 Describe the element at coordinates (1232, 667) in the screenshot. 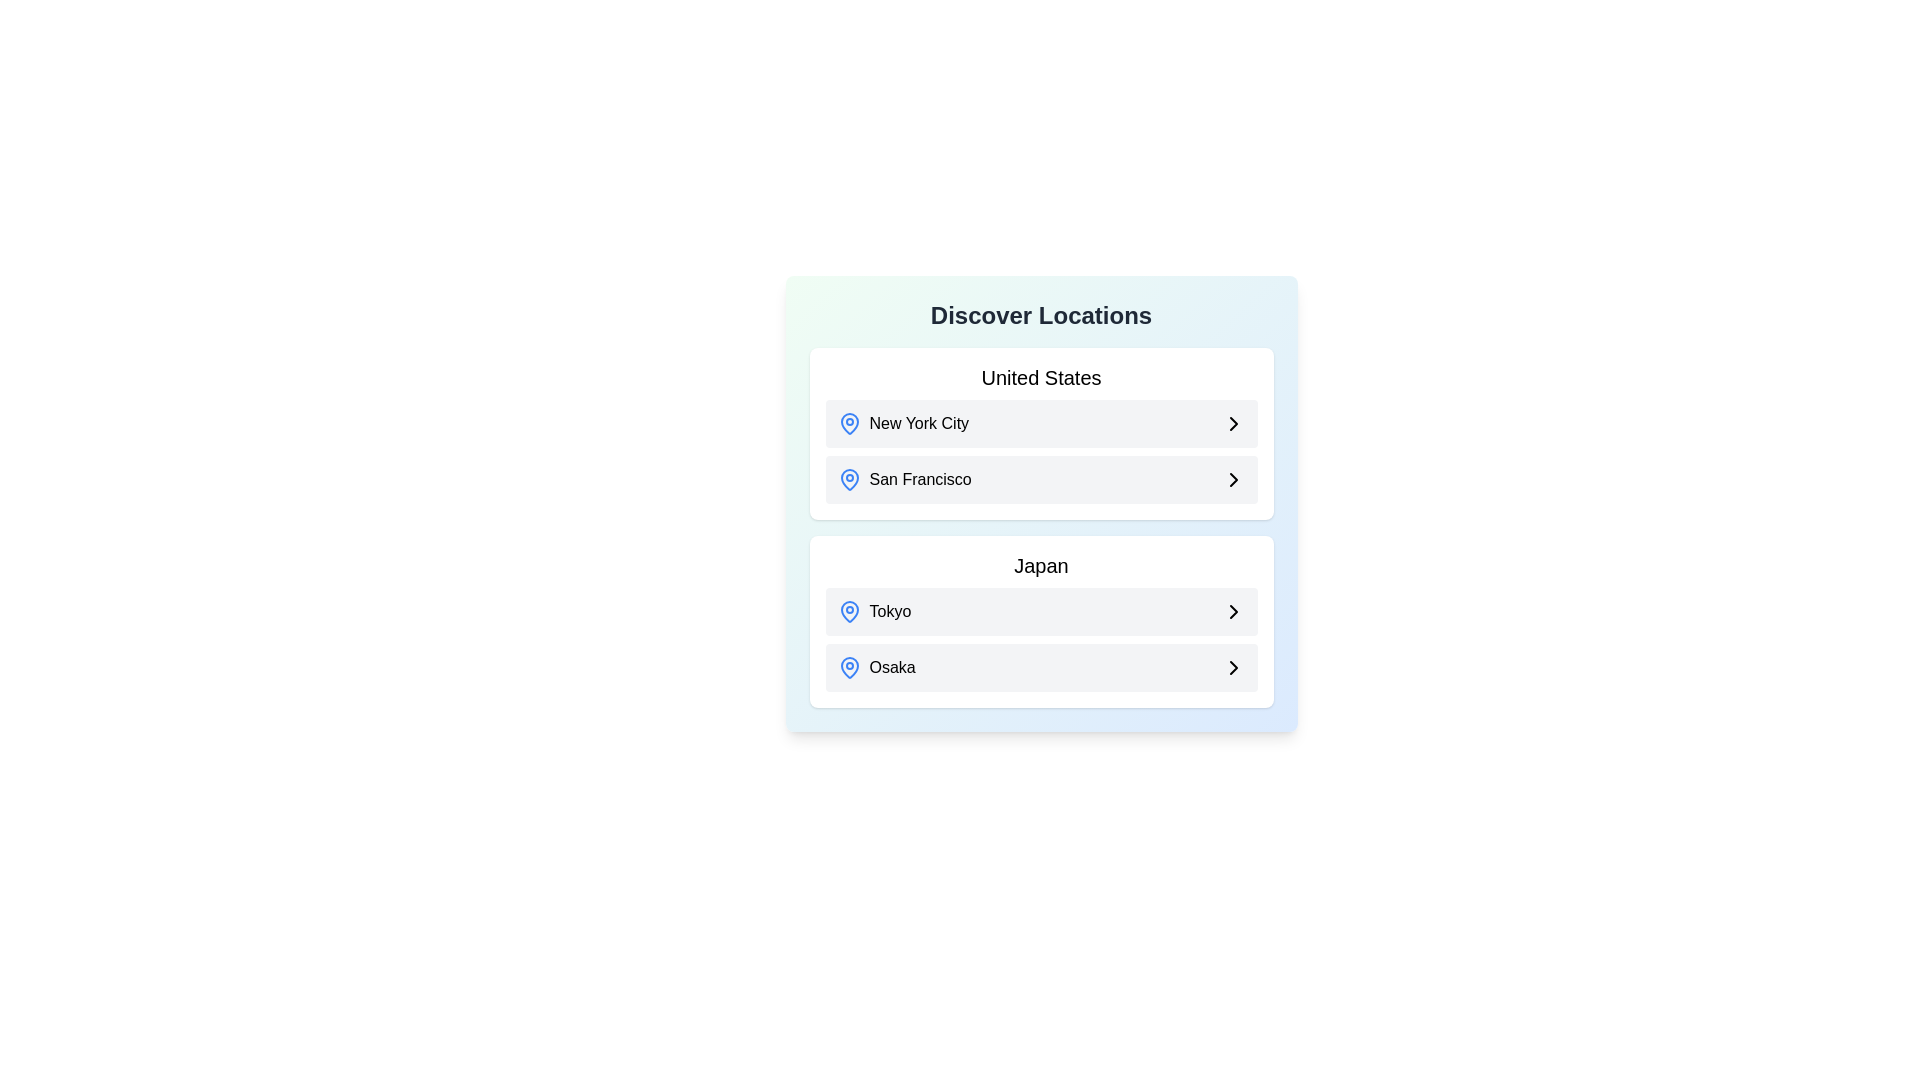

I see `the rightward-pointing Chevron icon associated with the 'Osaka' item located in the 'Japan' section of the interface` at that location.